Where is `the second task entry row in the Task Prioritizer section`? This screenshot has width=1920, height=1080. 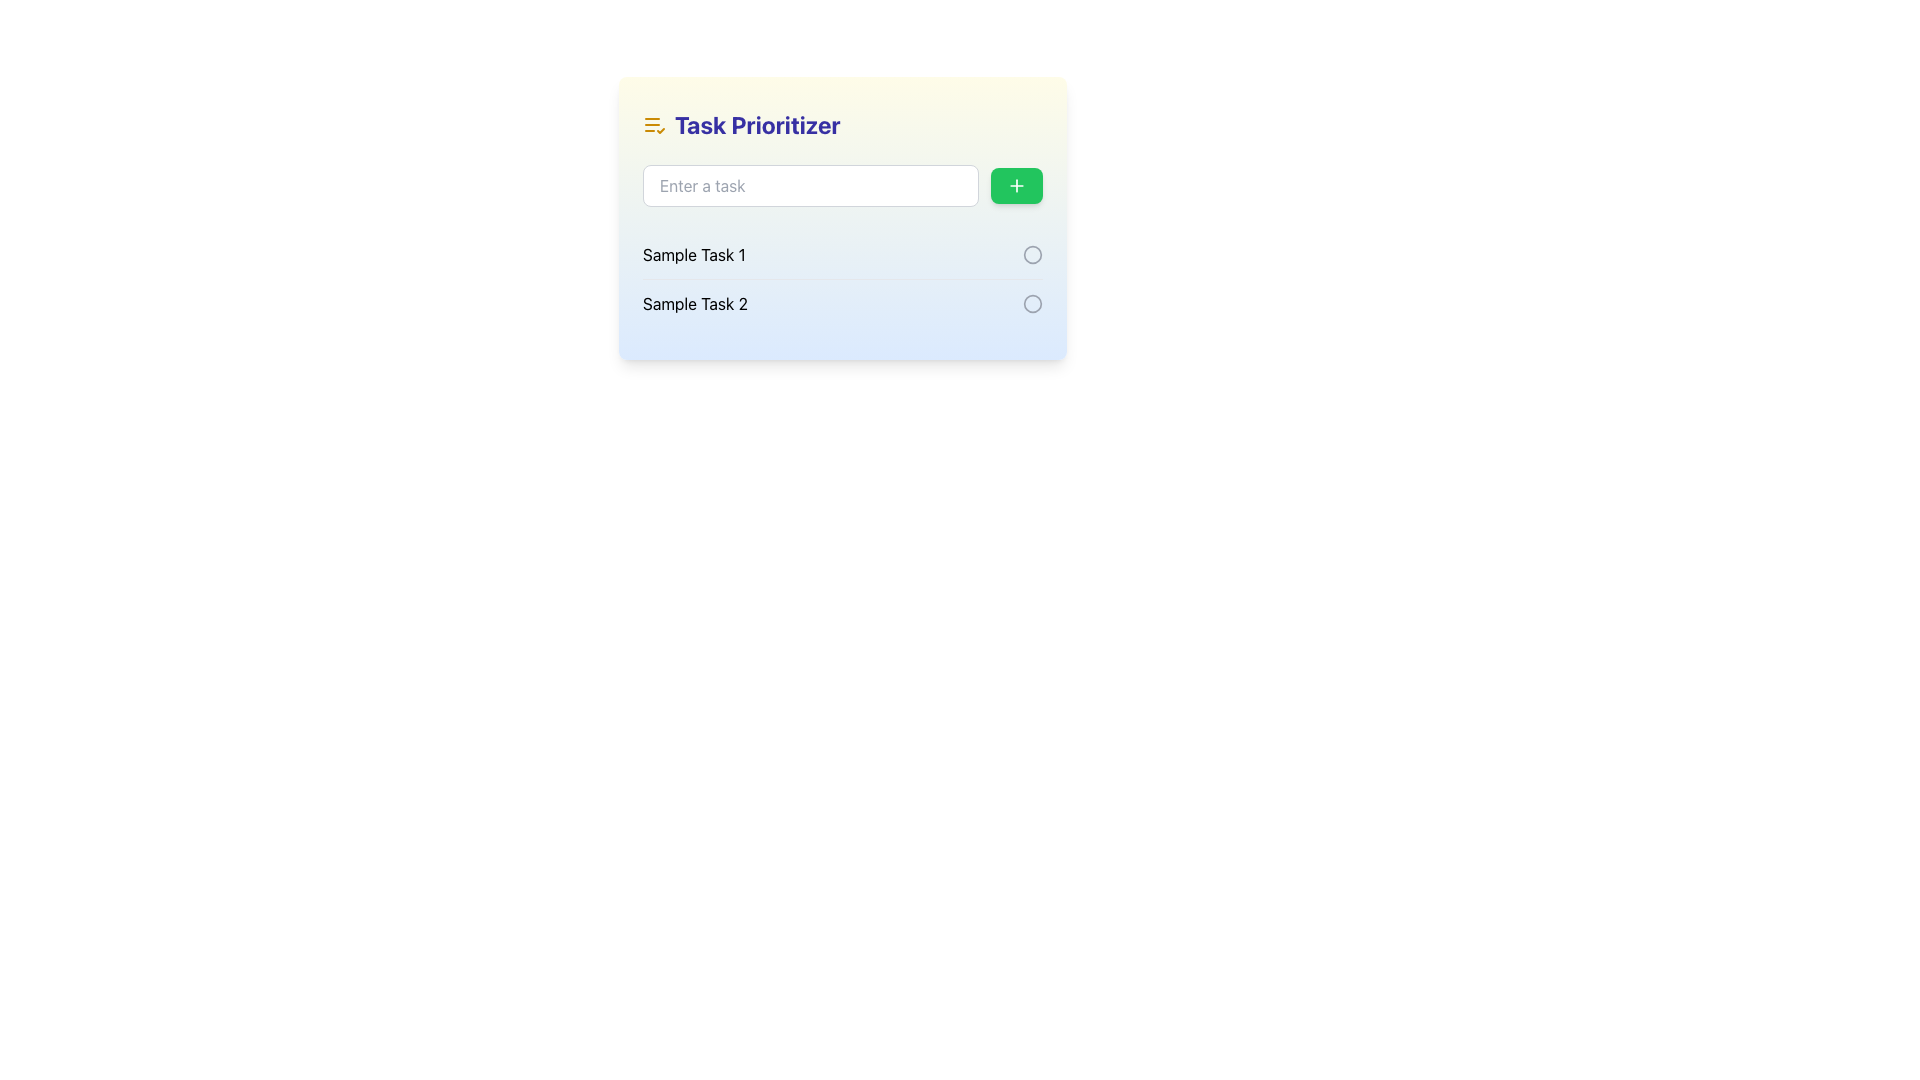 the second task entry row in the Task Prioritizer section is located at coordinates (843, 303).